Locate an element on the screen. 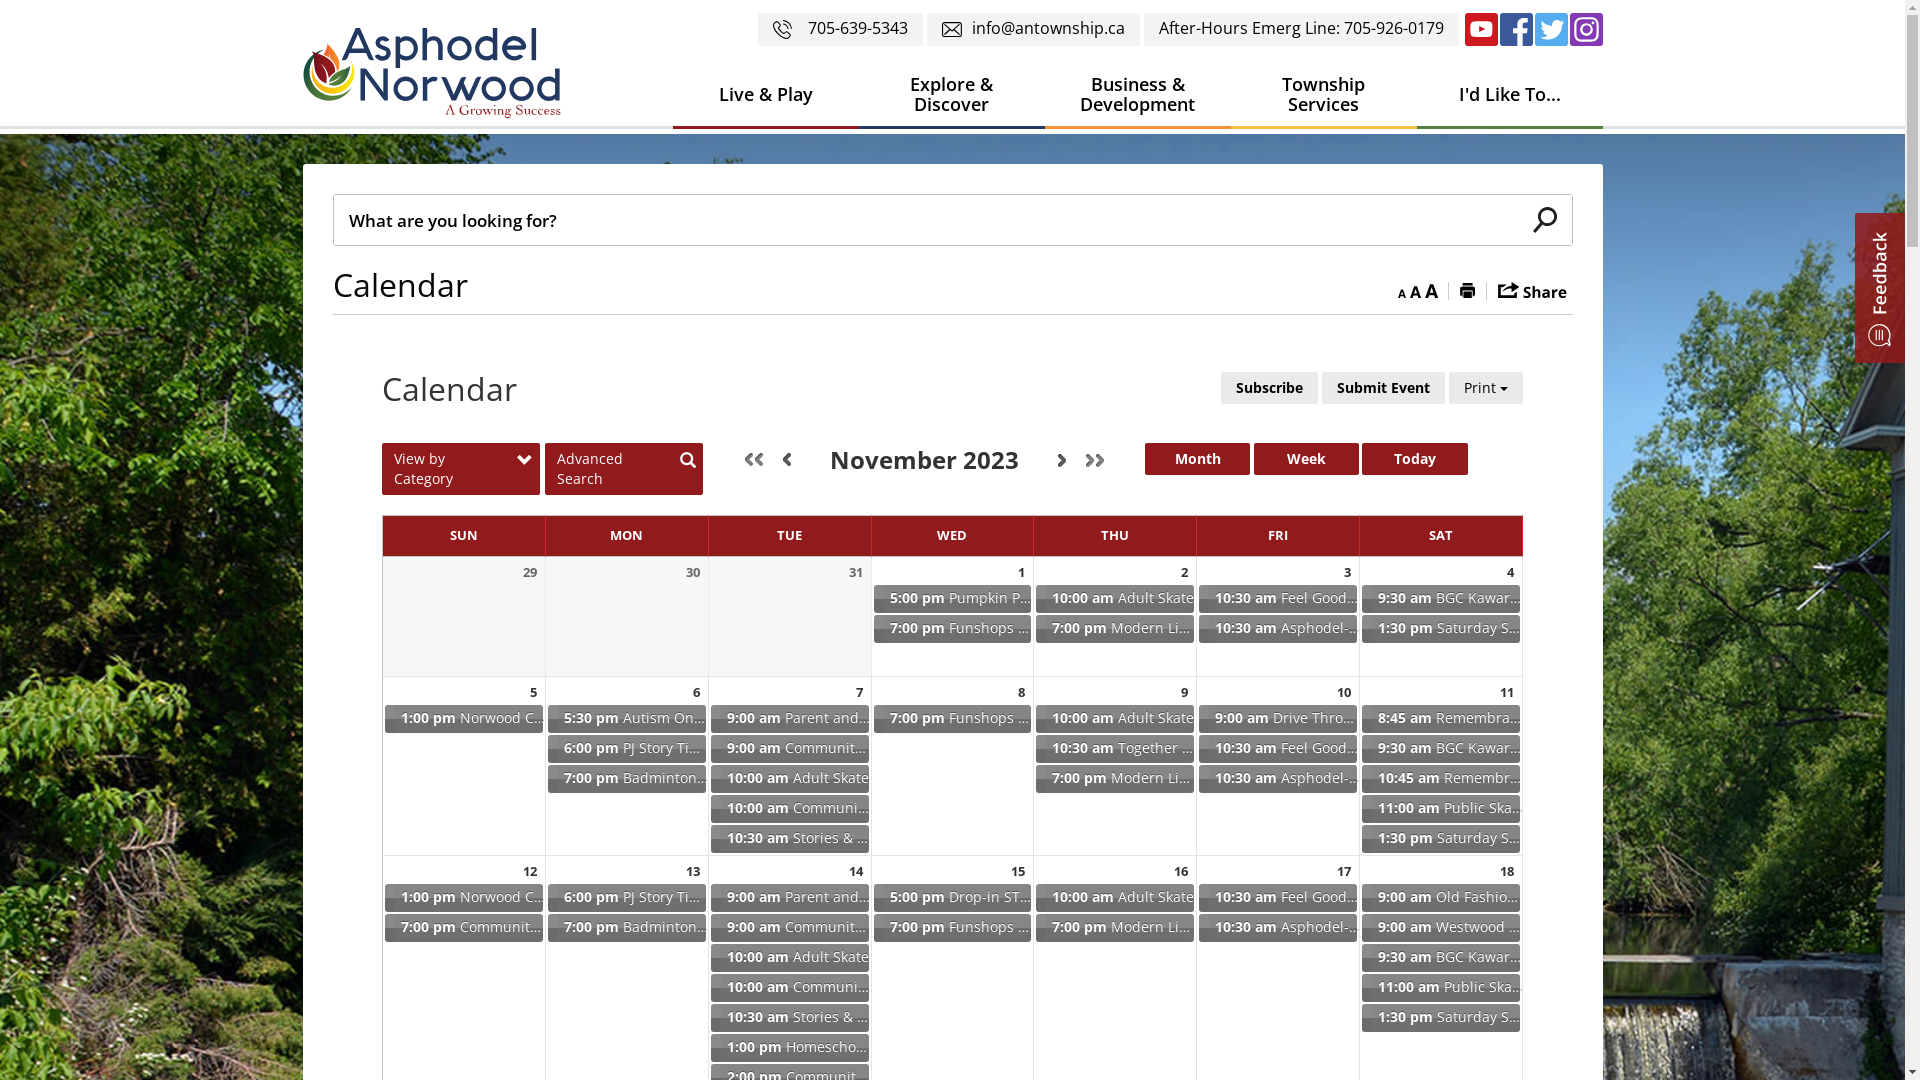 The width and height of the screenshot is (1920, 1080). '9:00 am Westwood Craft Sale' is located at coordinates (1440, 928).